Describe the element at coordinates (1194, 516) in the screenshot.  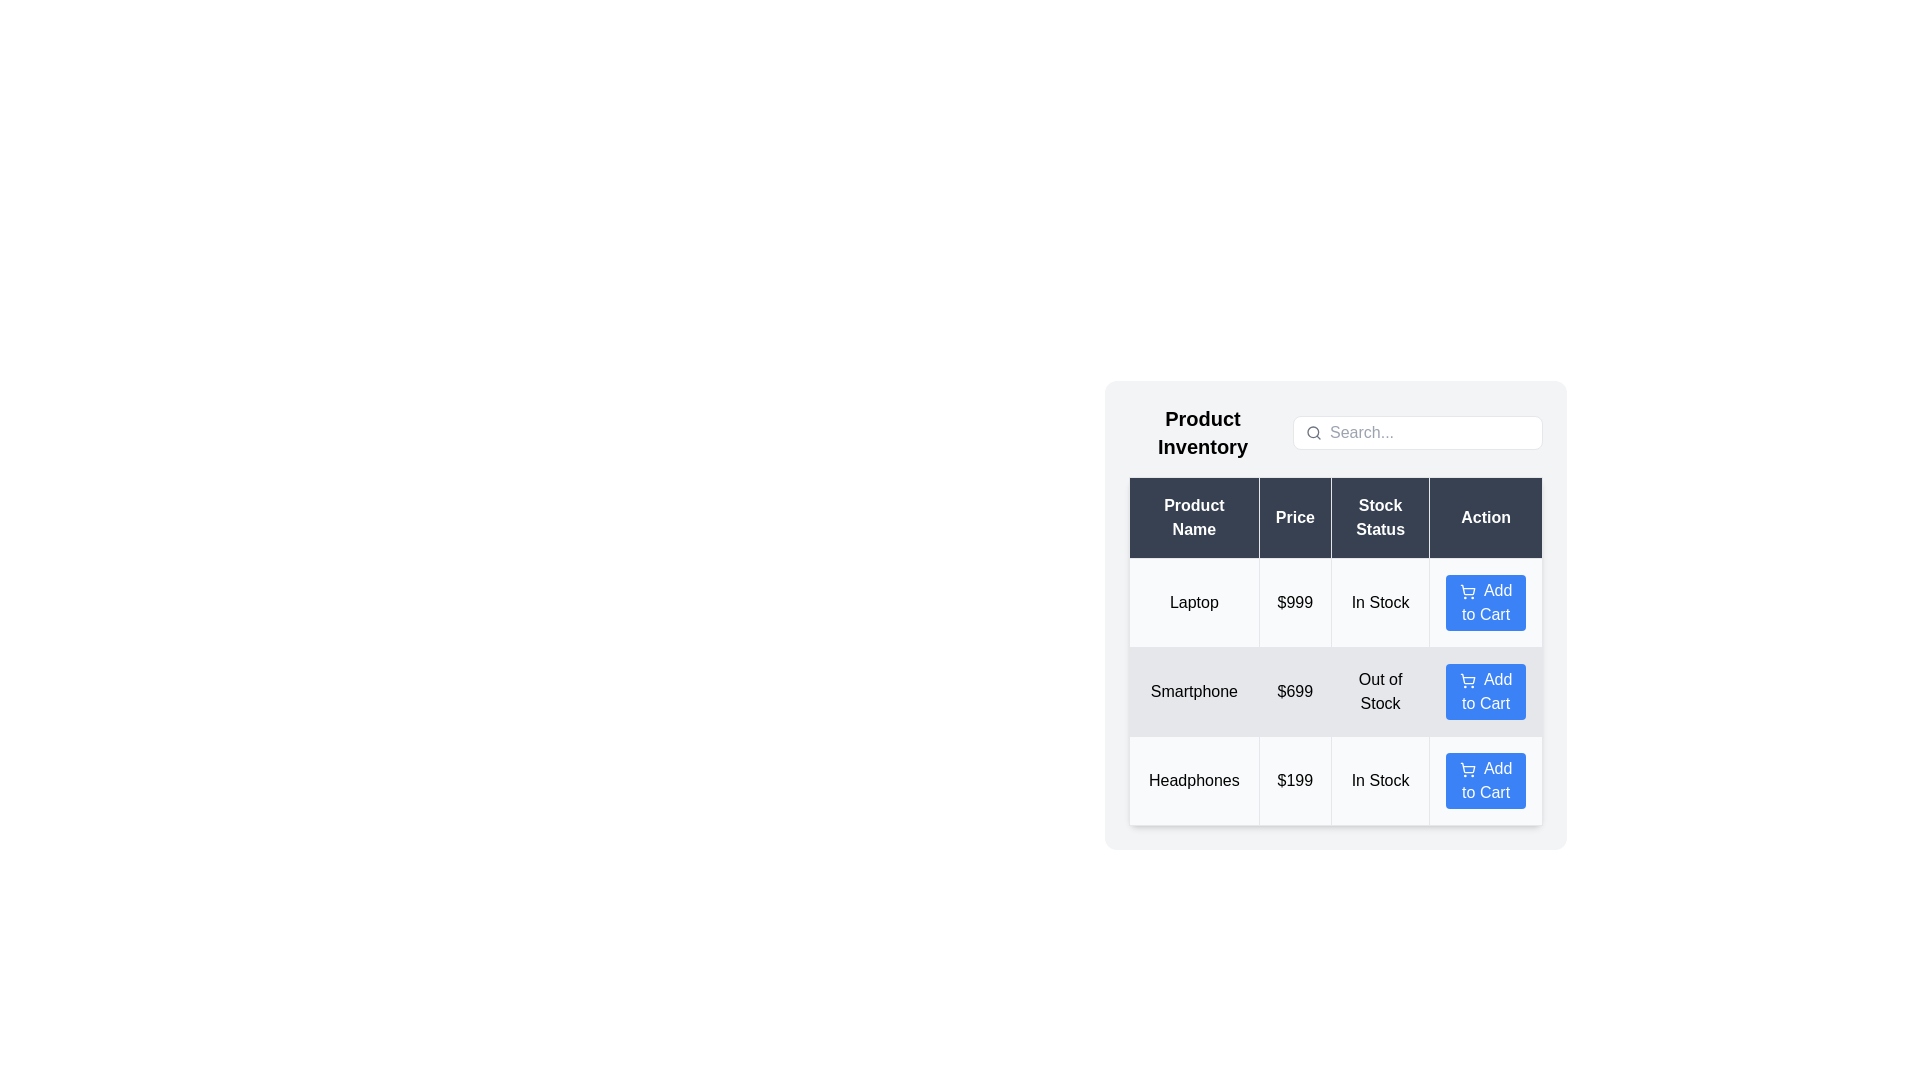
I see `the column header Product Name to sort the table by that column` at that location.